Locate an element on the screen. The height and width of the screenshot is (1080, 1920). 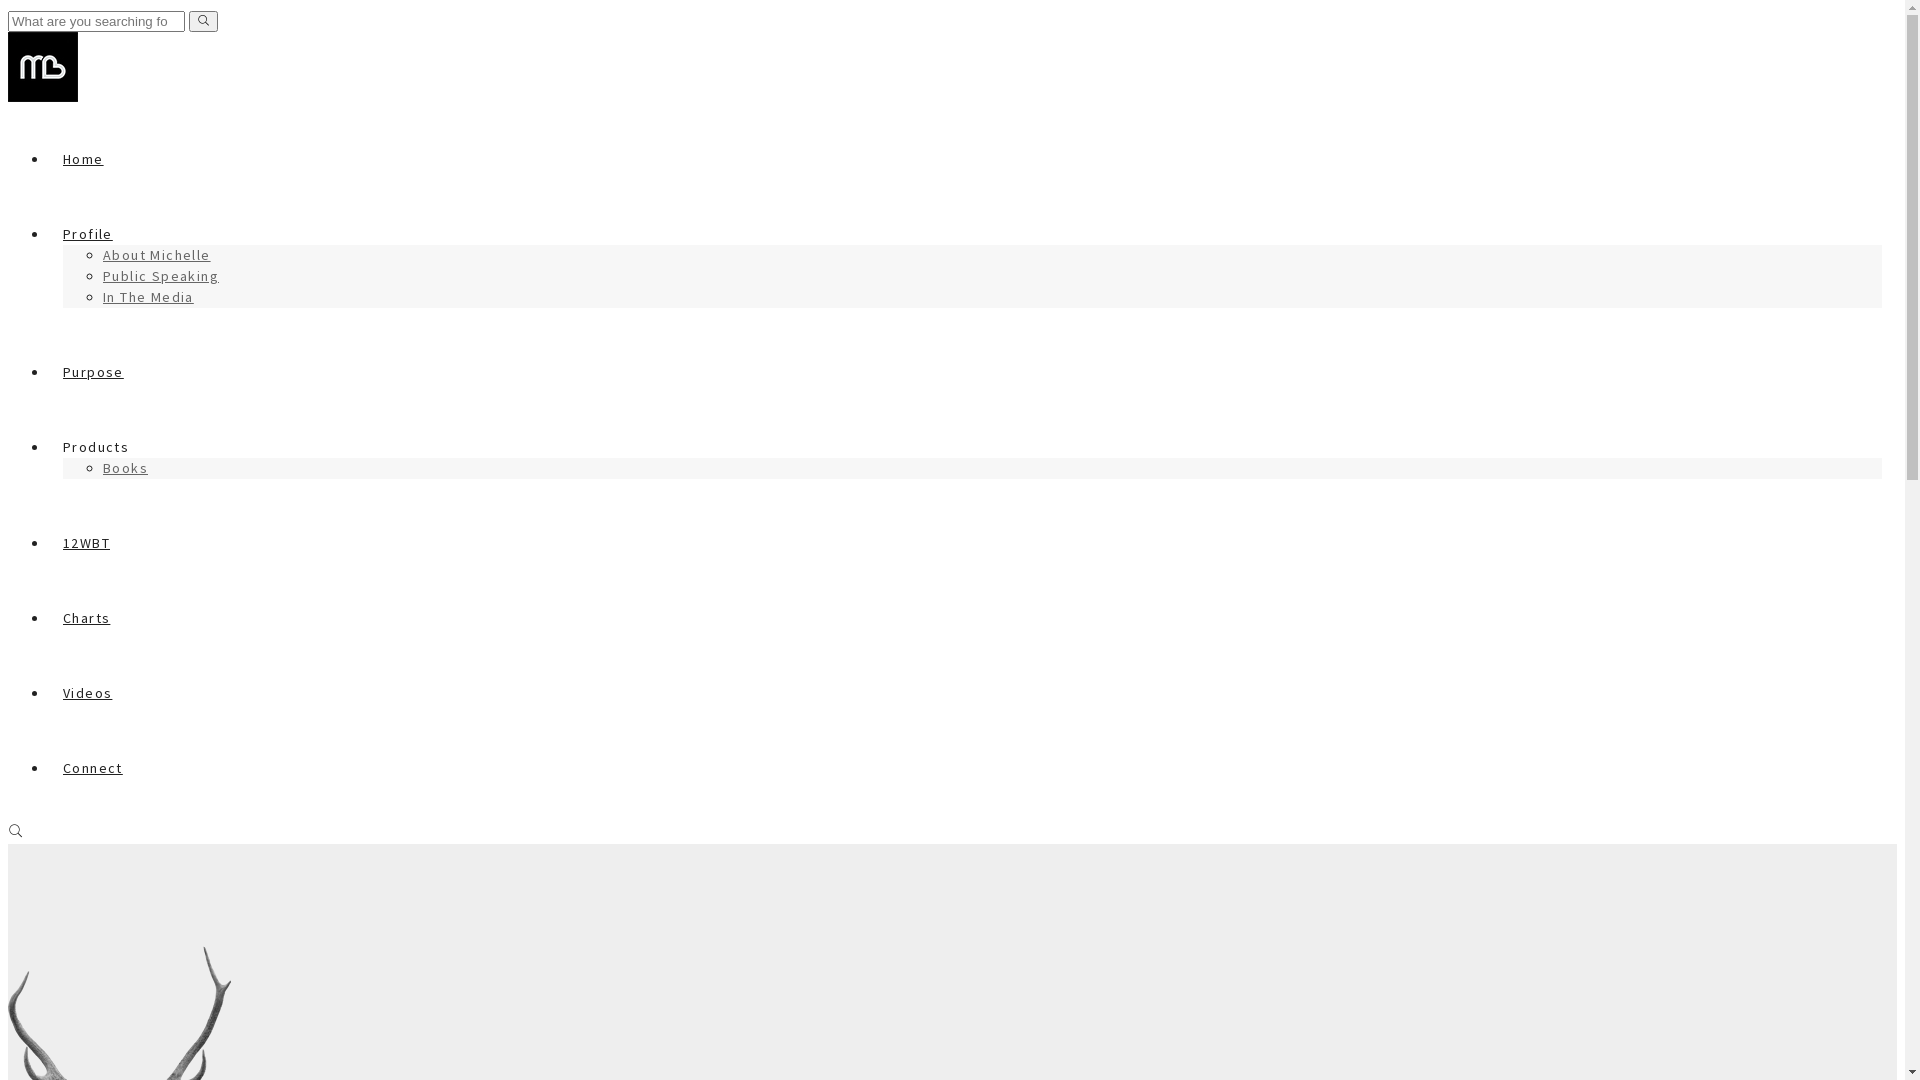
'Connect' is located at coordinates (91, 766).